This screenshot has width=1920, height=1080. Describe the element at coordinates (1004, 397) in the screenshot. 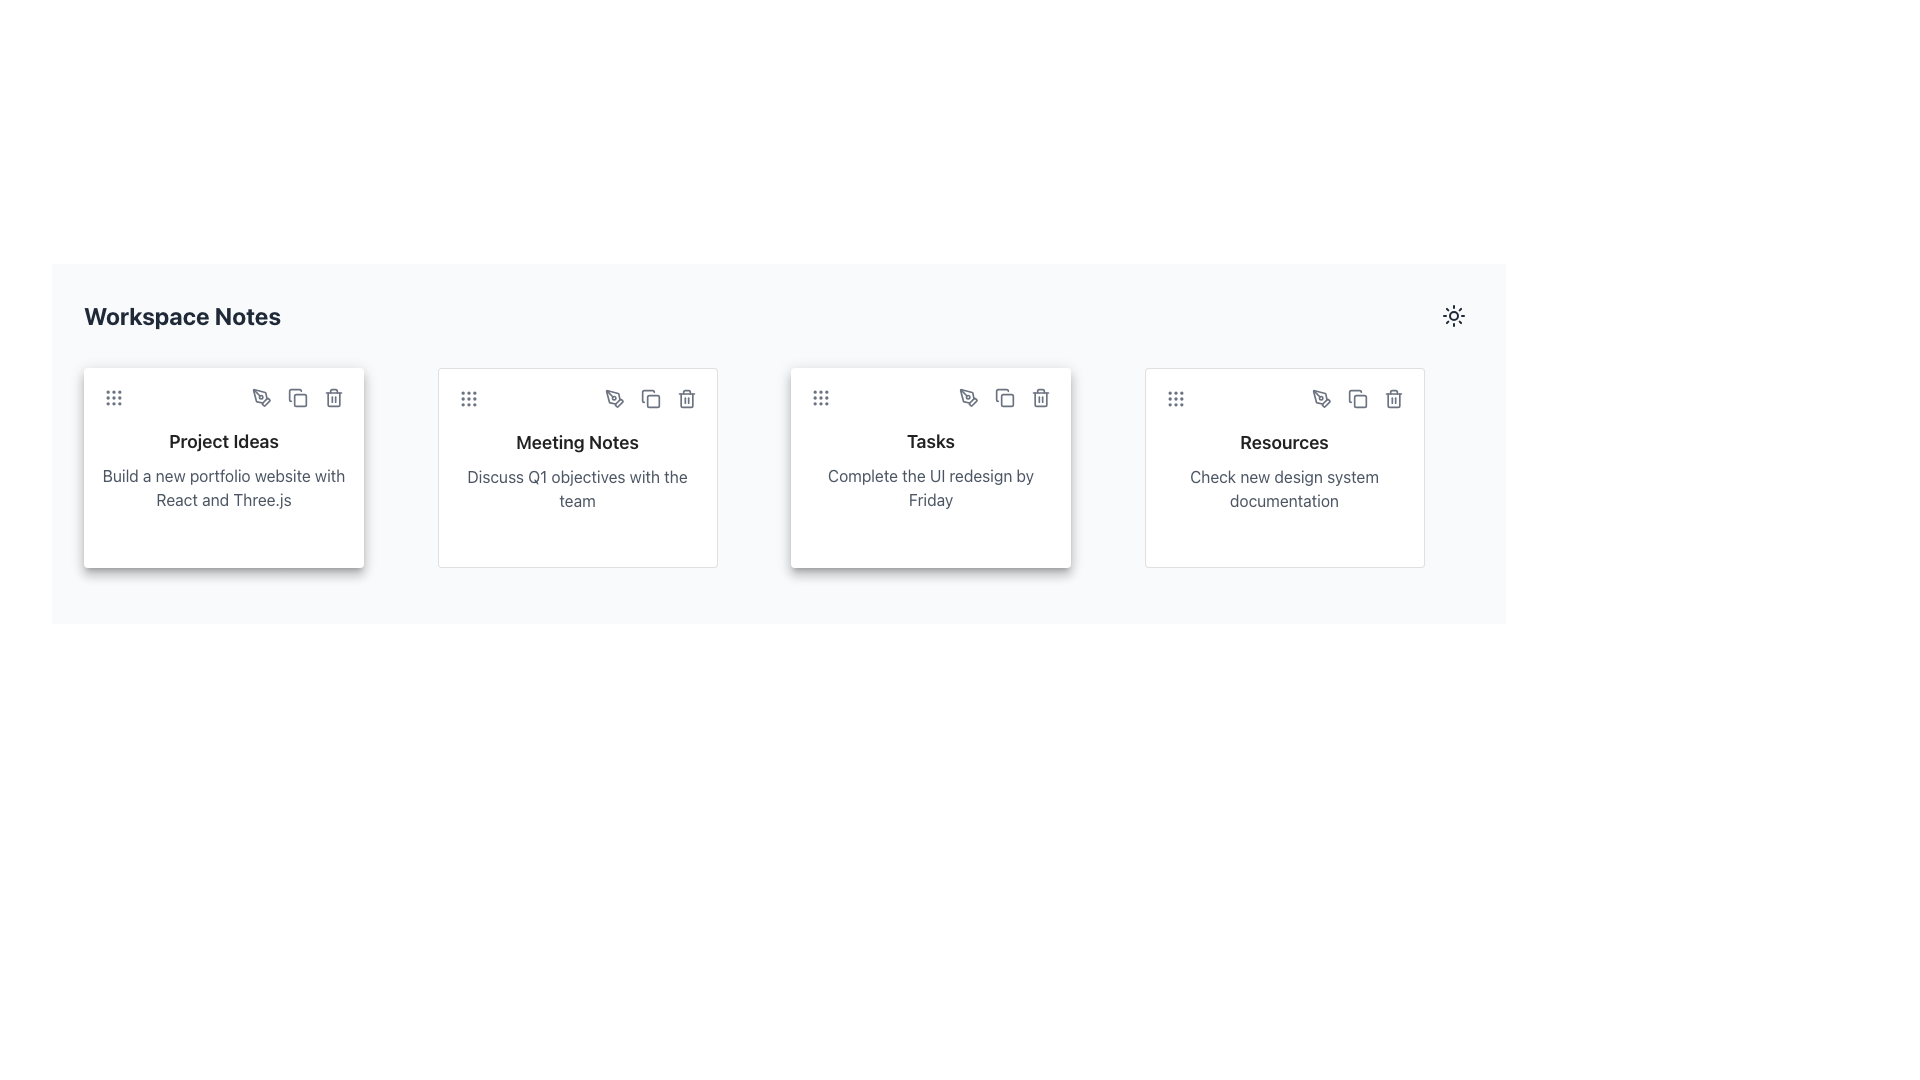

I see `the copy action icon, which is represented by two overlapping squares, located in the control strip of the 'Tasks' card` at that location.